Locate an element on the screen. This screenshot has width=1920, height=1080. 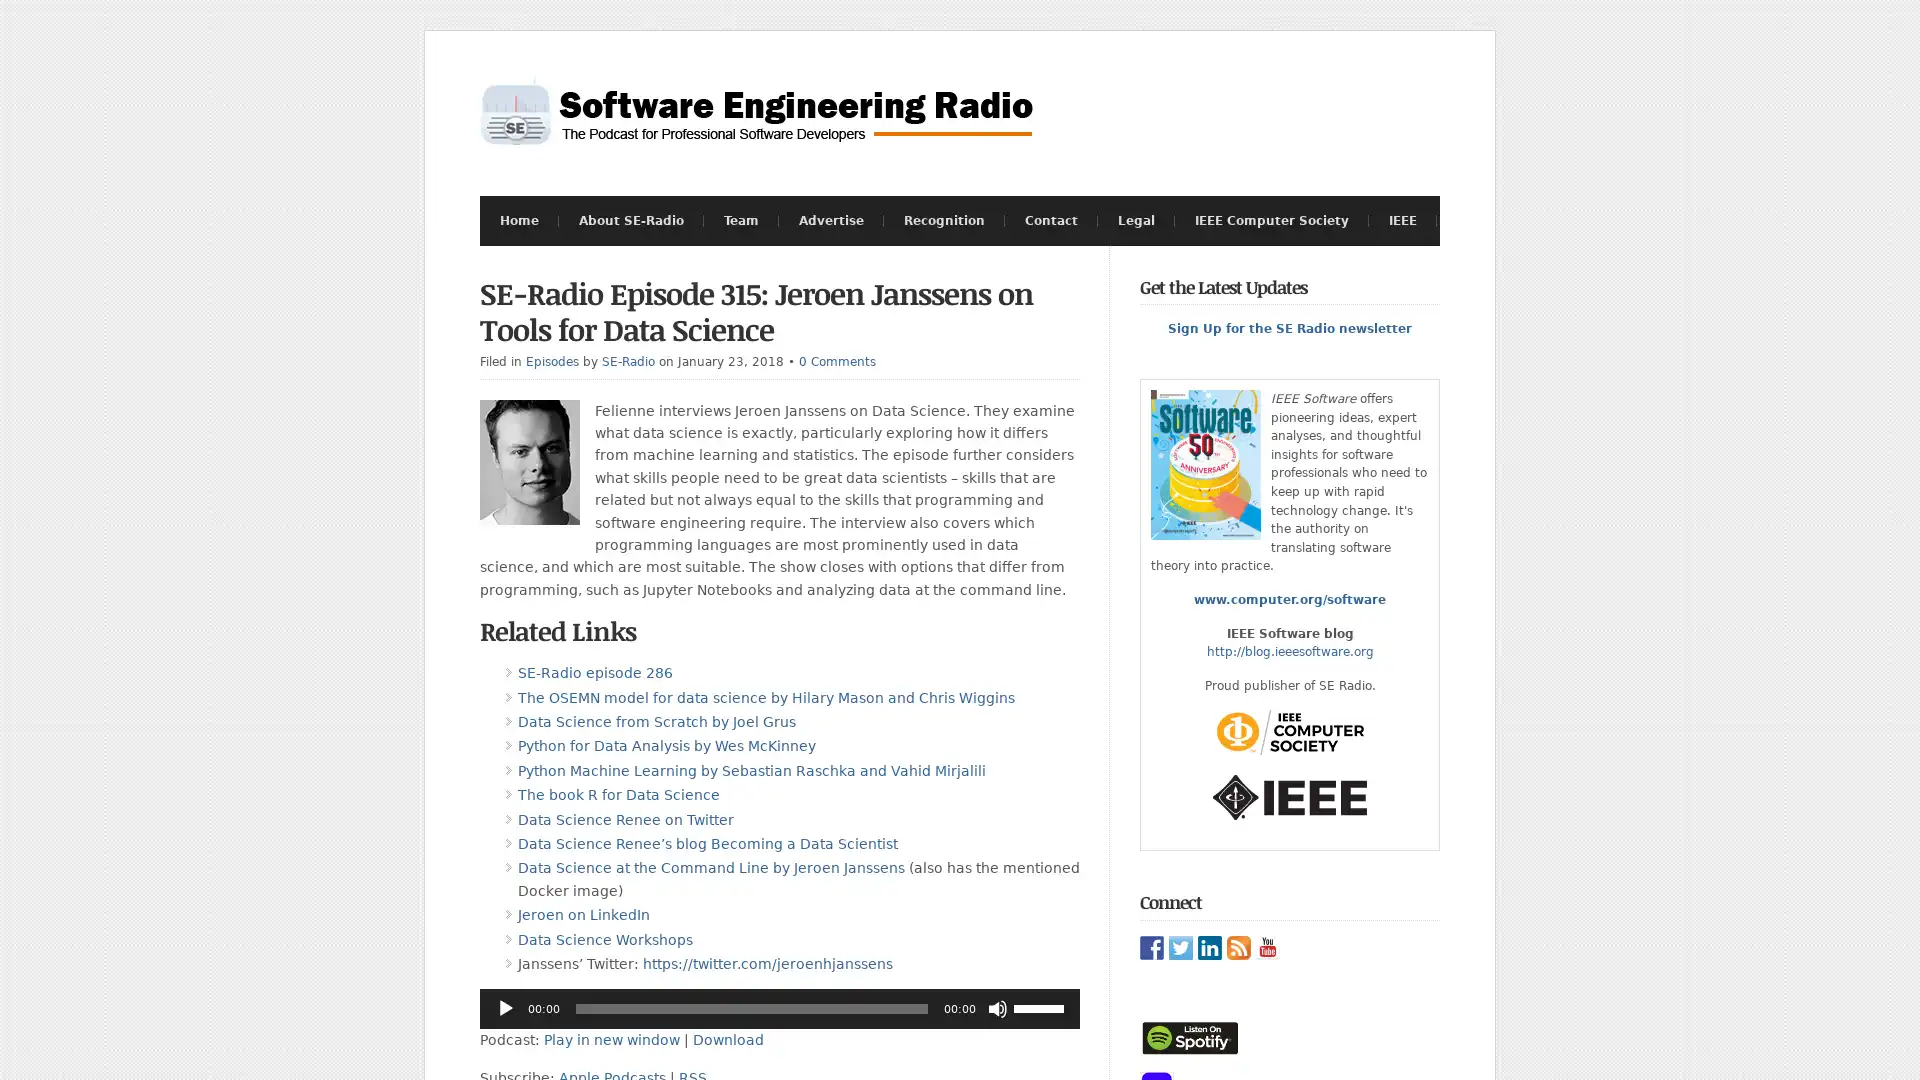
Mute is located at coordinates (998, 1009).